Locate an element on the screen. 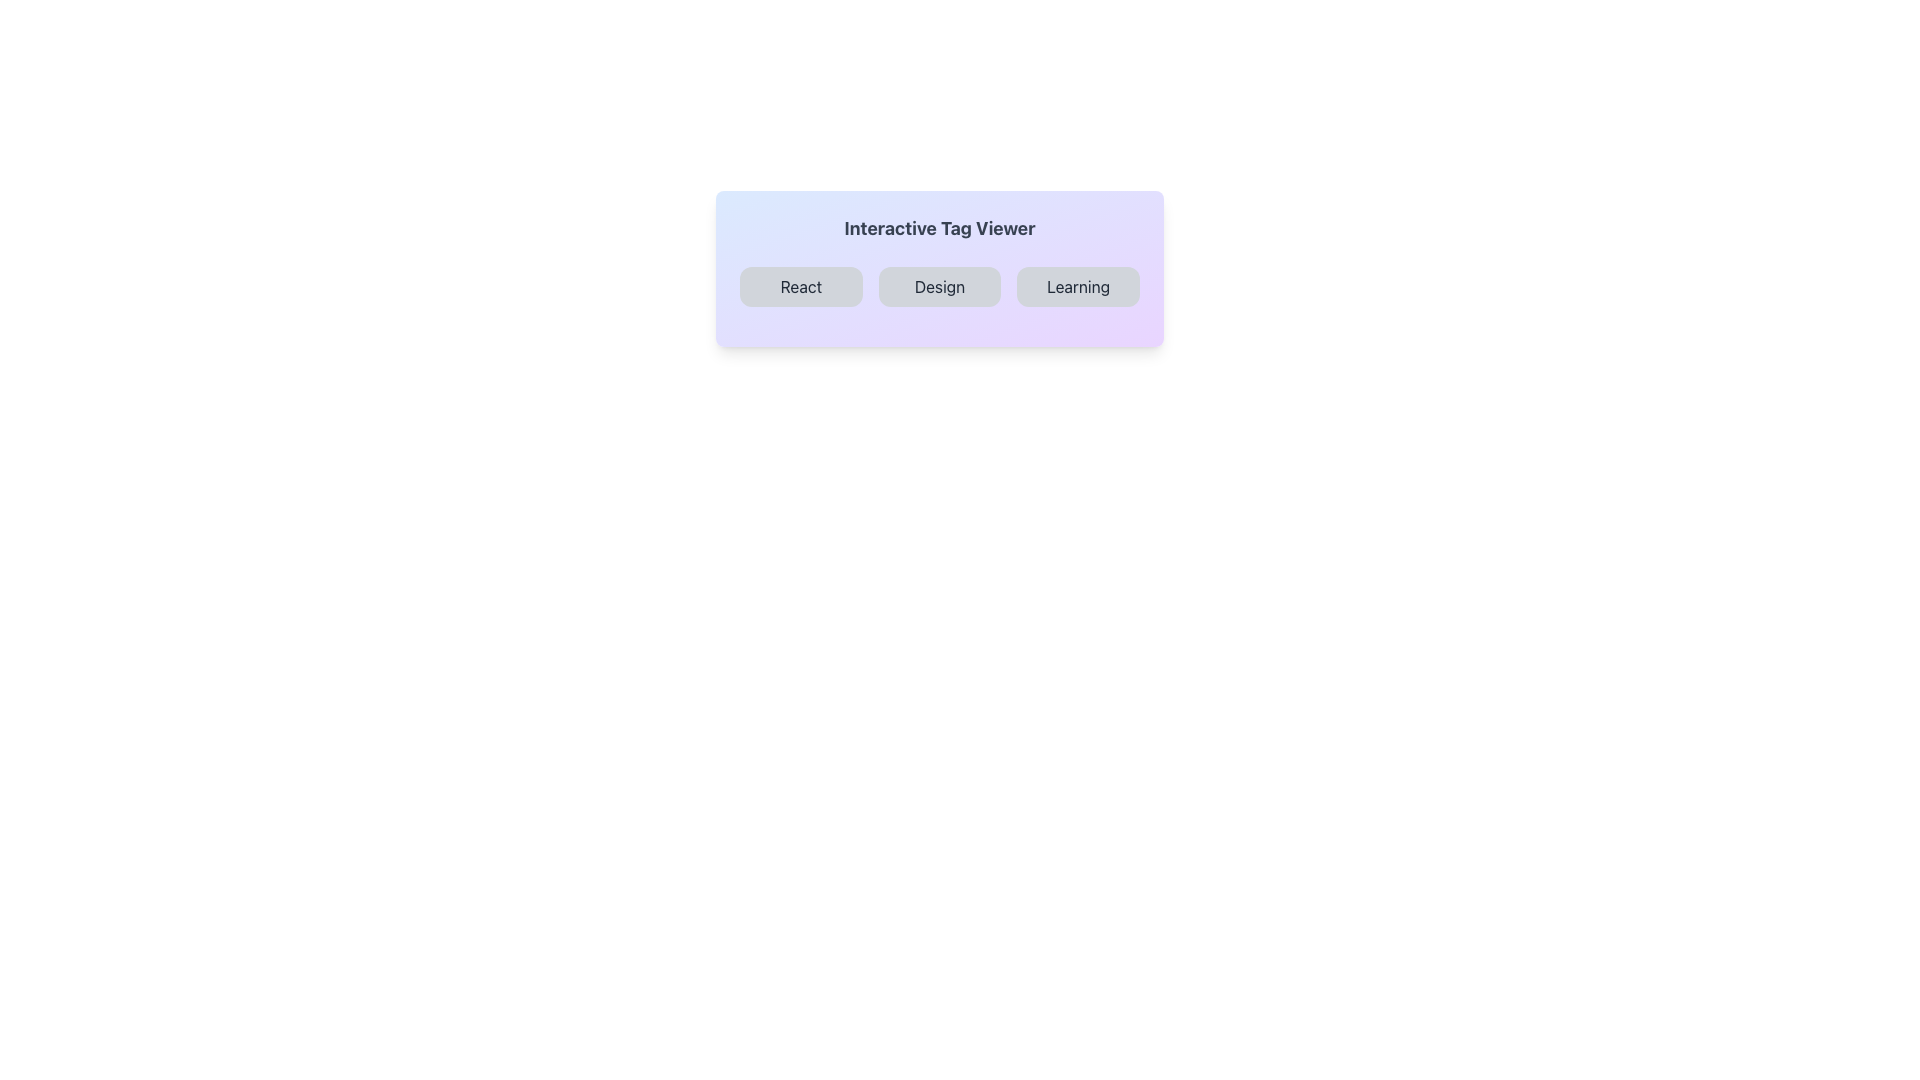 The width and height of the screenshot is (1920, 1080). the 'Design' button is located at coordinates (939, 286).